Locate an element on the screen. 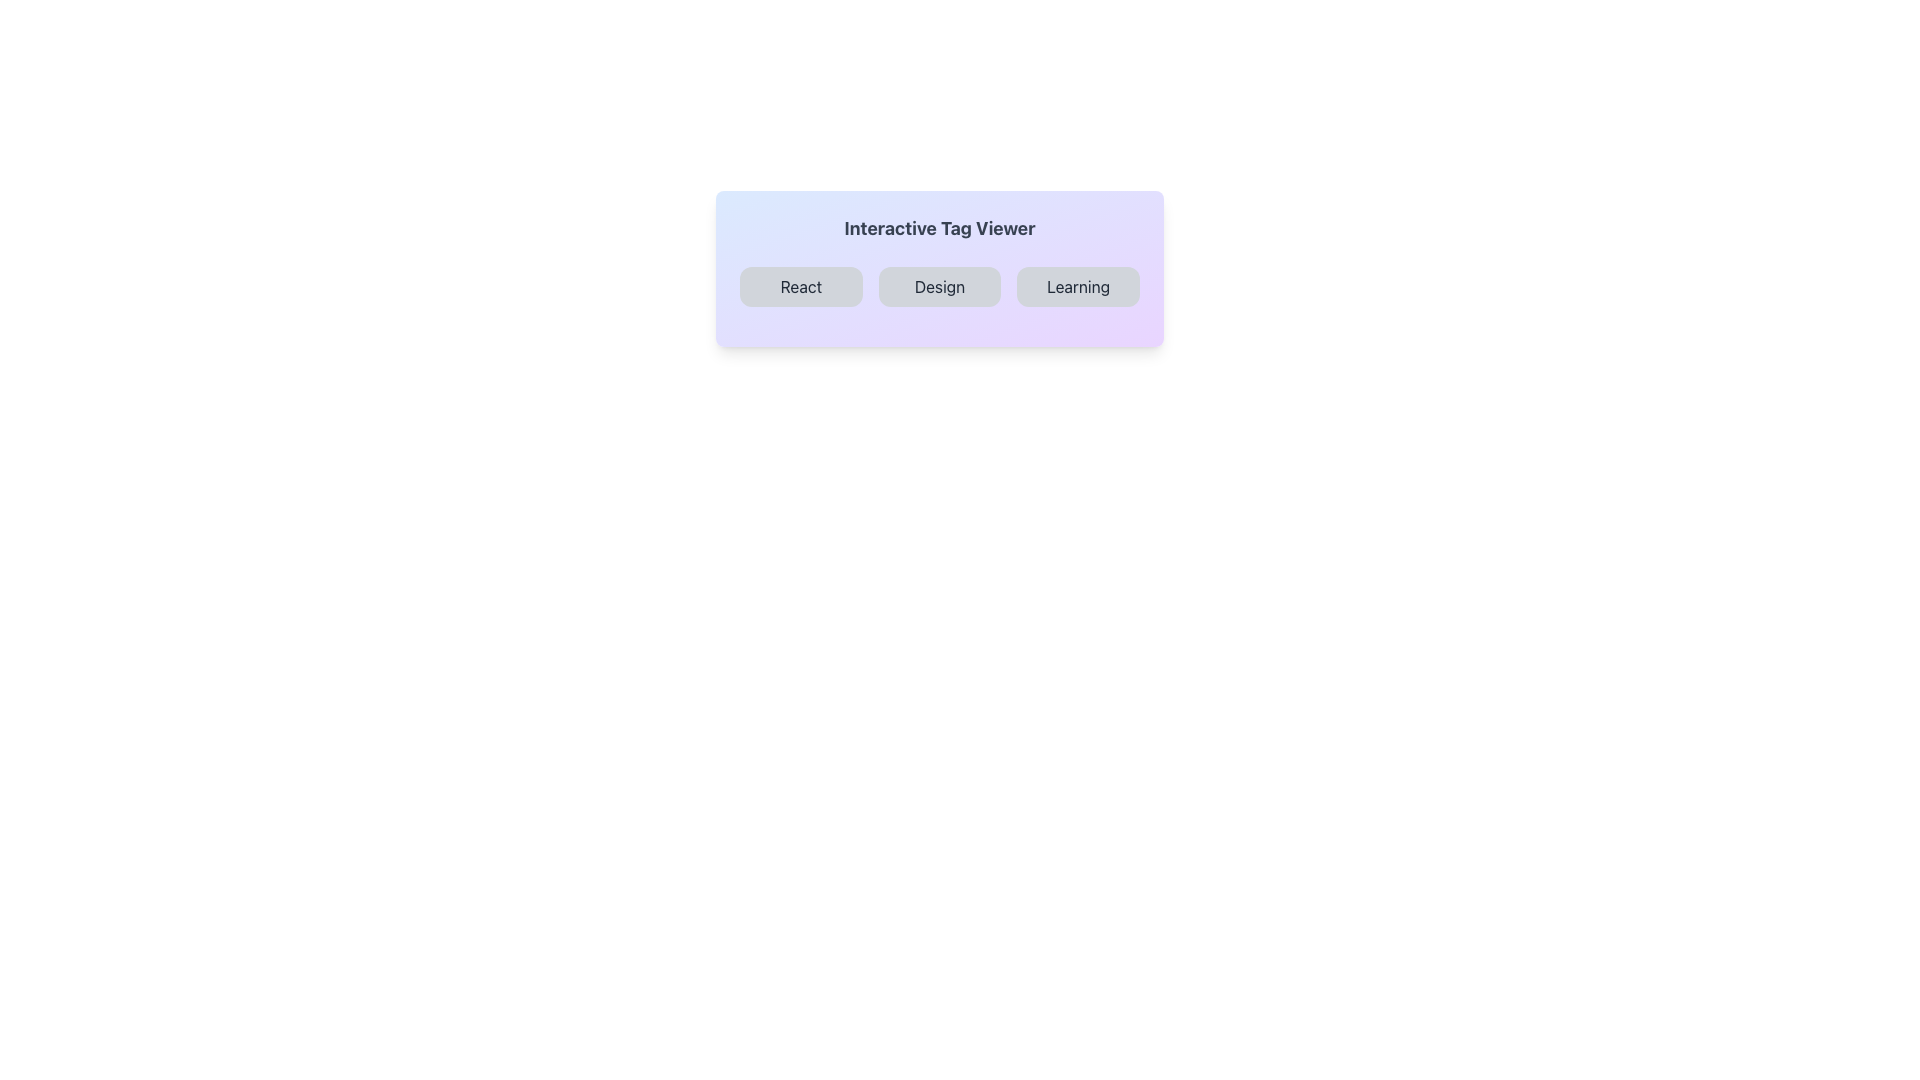 The width and height of the screenshot is (1920, 1080). the 'Design' button is located at coordinates (939, 286).